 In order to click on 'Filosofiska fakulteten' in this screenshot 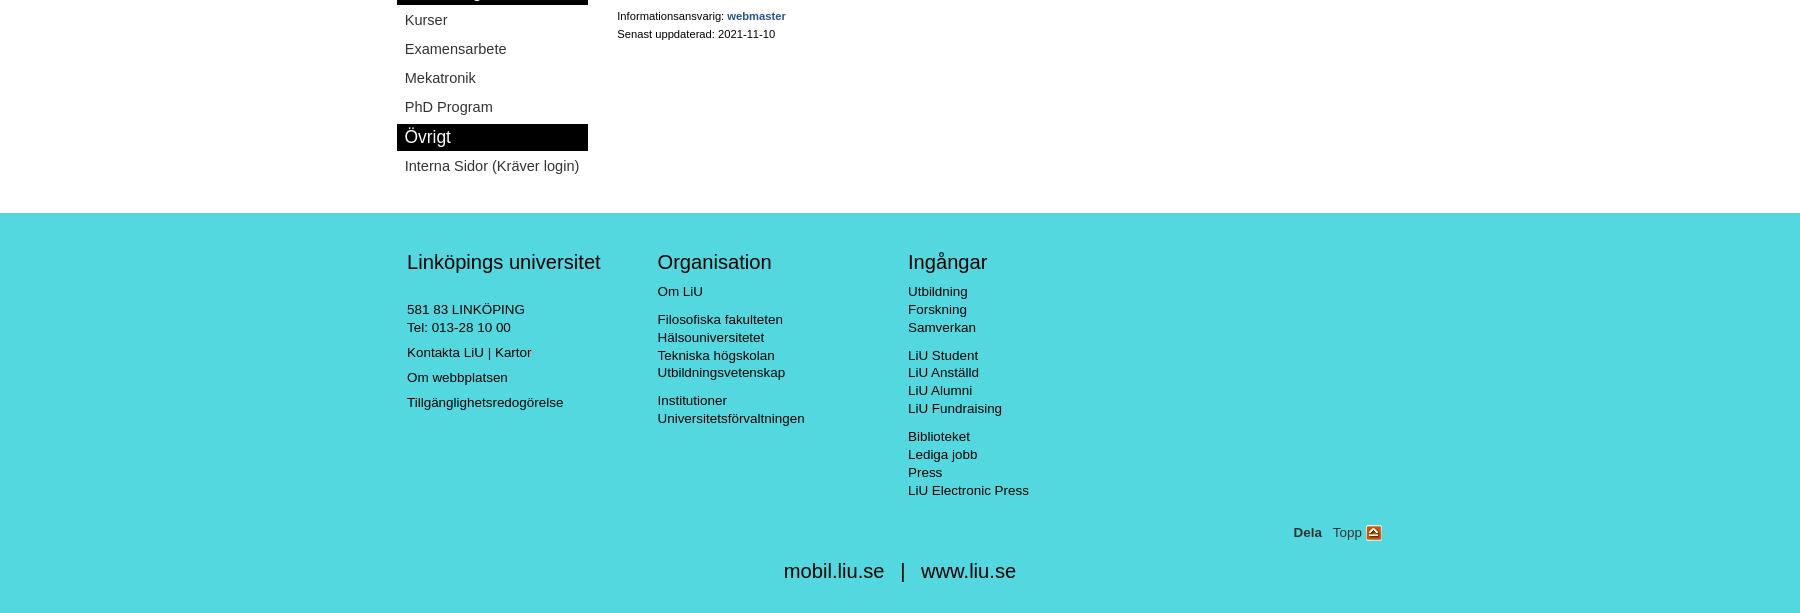, I will do `click(718, 317)`.